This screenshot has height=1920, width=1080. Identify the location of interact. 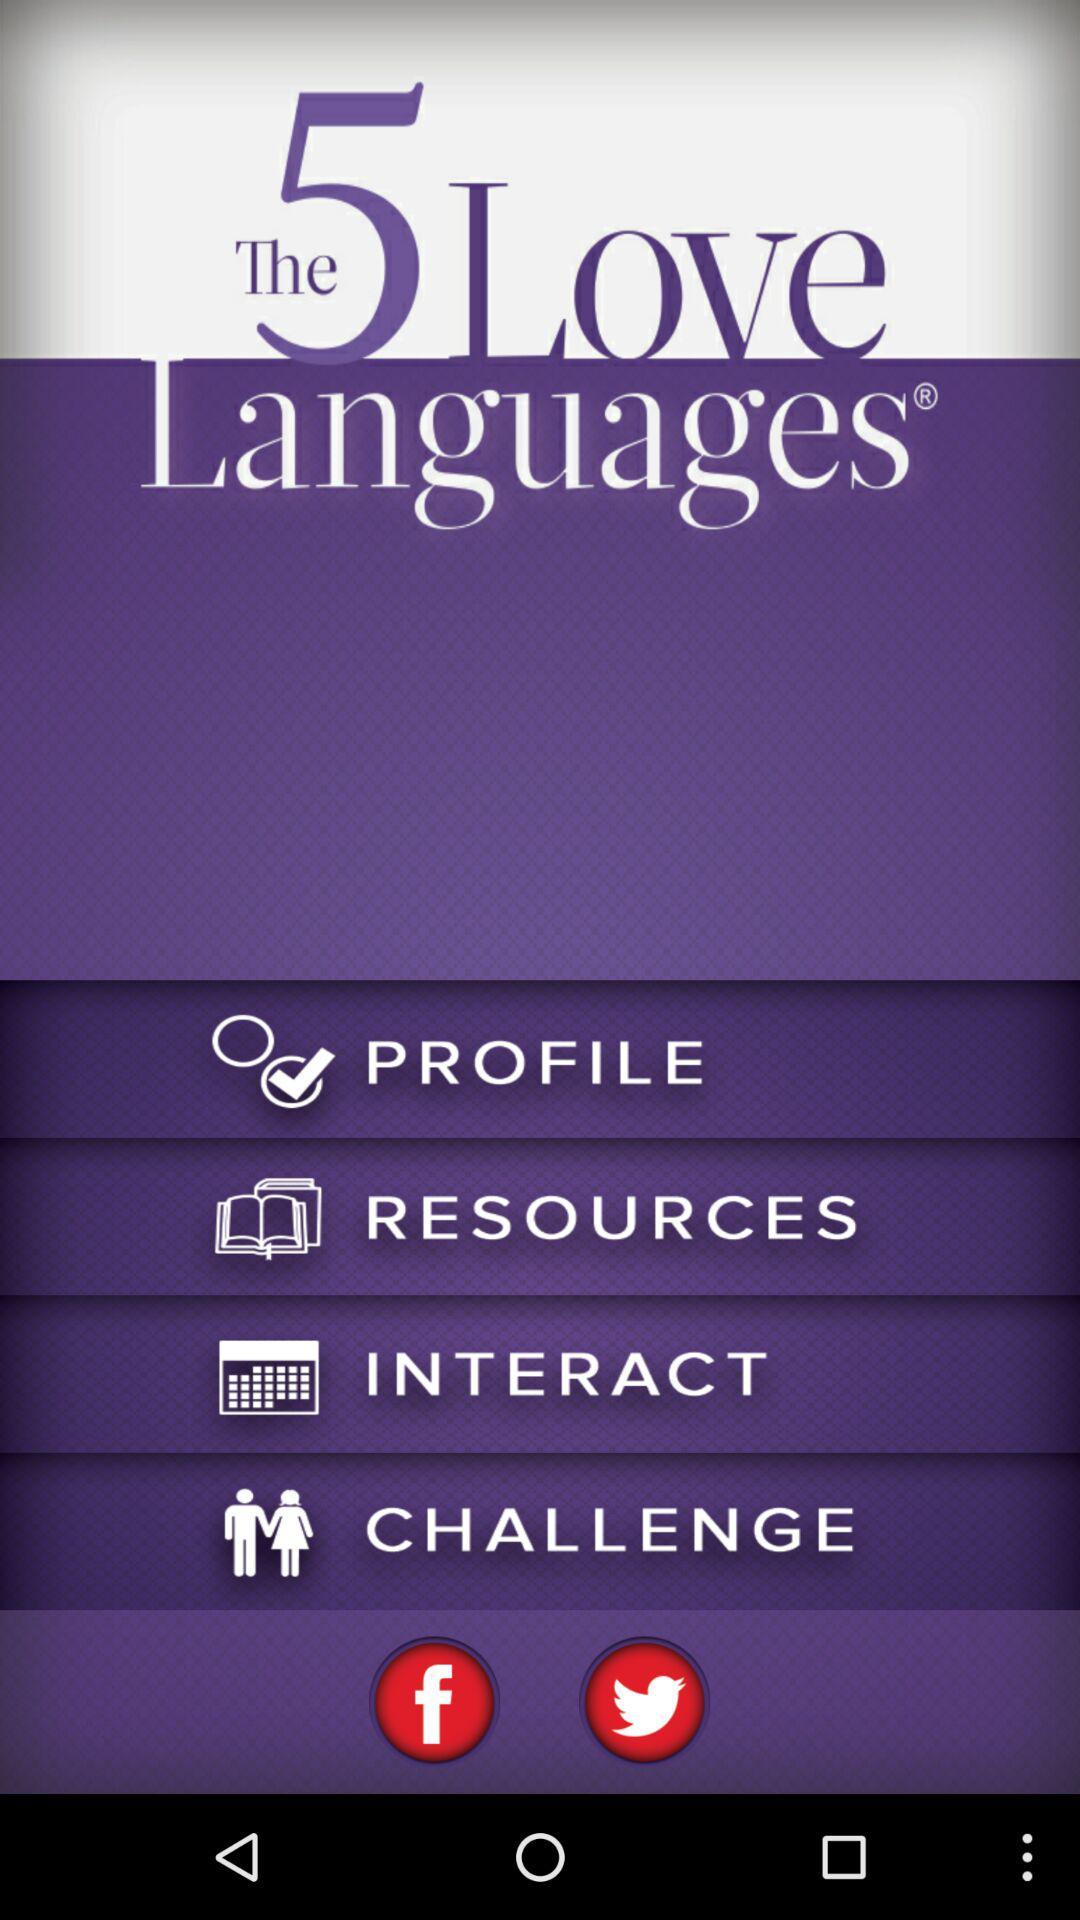
(540, 1372).